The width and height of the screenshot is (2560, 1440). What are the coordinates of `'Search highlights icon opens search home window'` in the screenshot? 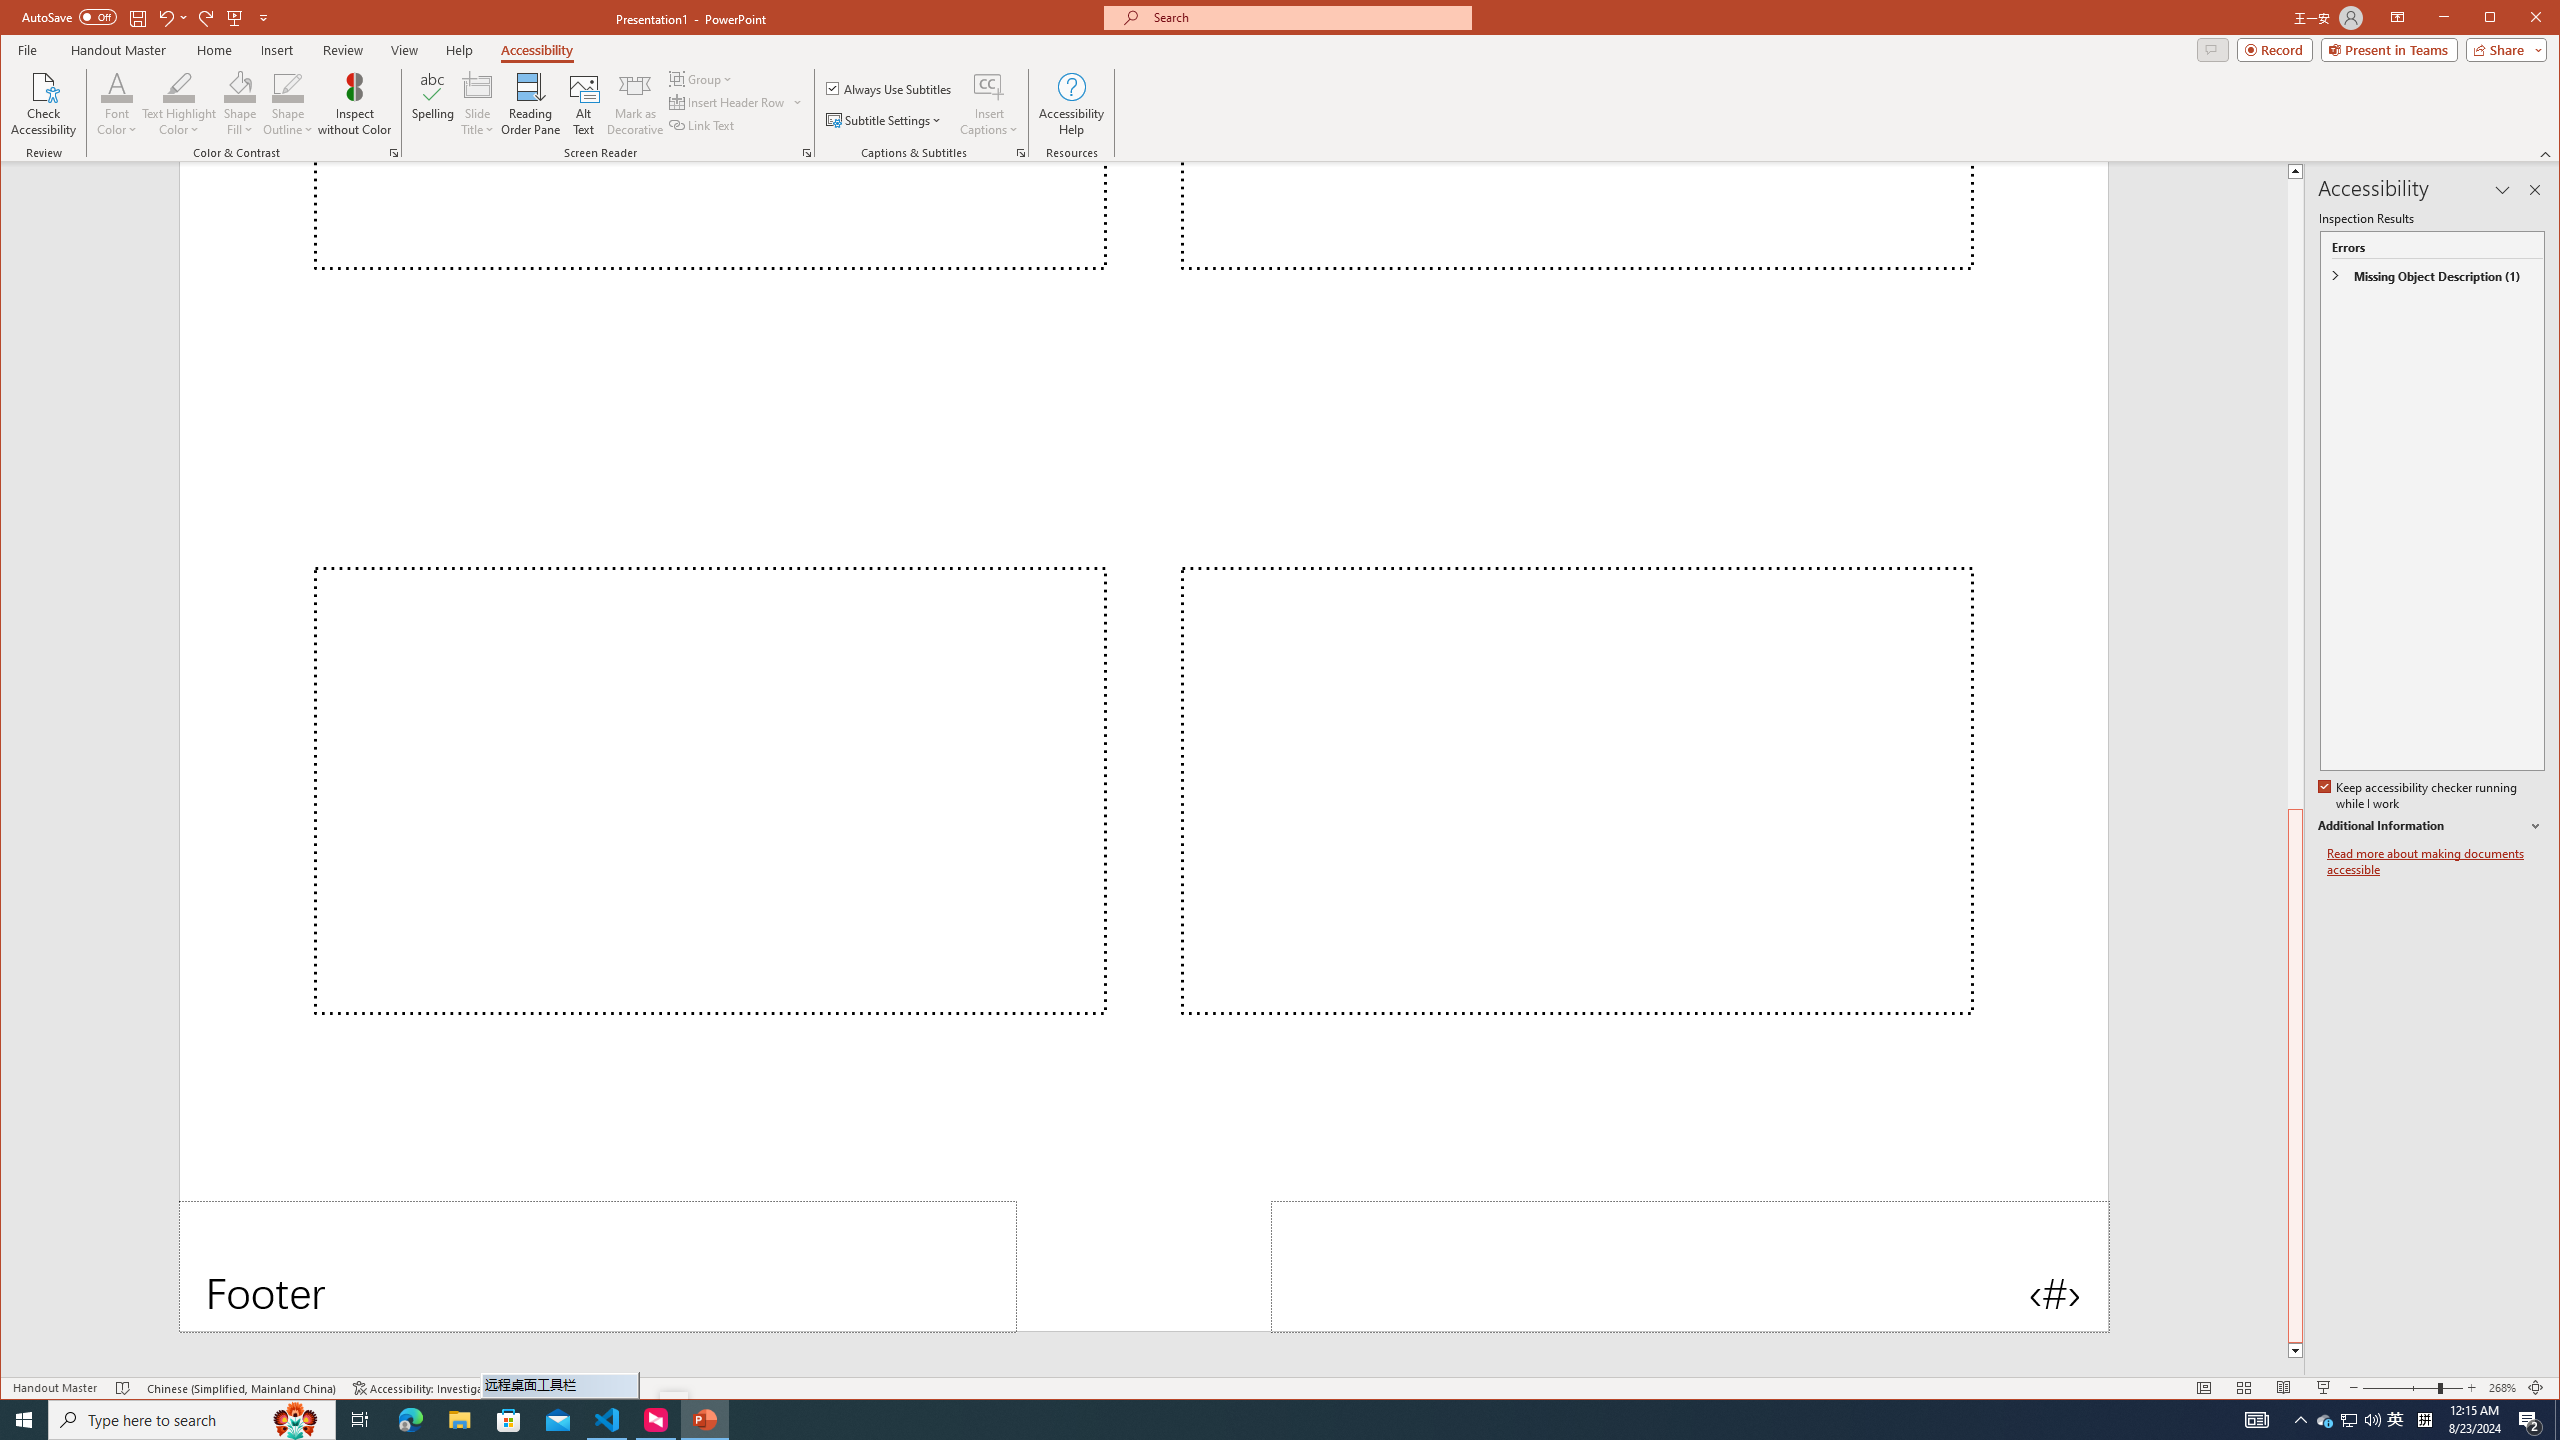 It's located at (294, 1418).